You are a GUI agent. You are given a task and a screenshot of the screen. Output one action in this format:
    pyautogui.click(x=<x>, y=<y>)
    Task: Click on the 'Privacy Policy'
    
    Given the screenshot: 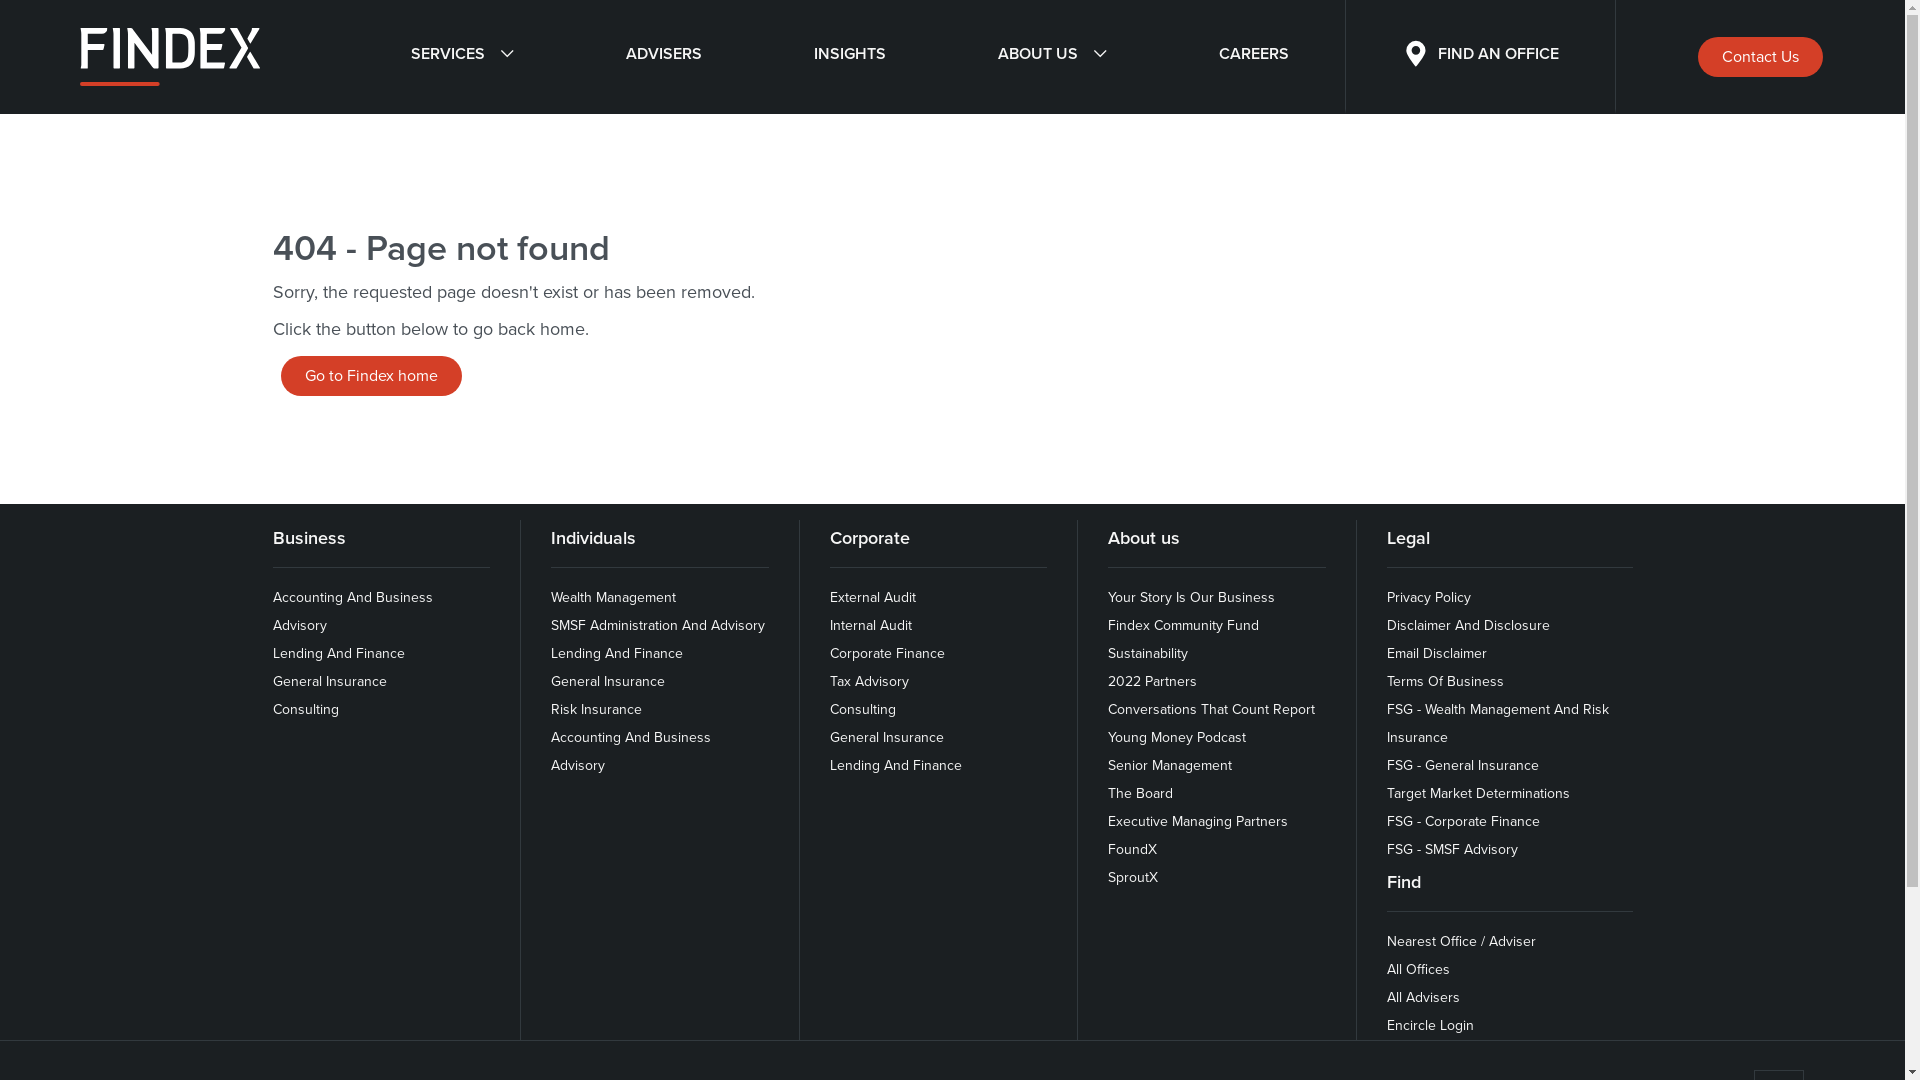 What is the action you would take?
    pyautogui.click(x=1428, y=596)
    